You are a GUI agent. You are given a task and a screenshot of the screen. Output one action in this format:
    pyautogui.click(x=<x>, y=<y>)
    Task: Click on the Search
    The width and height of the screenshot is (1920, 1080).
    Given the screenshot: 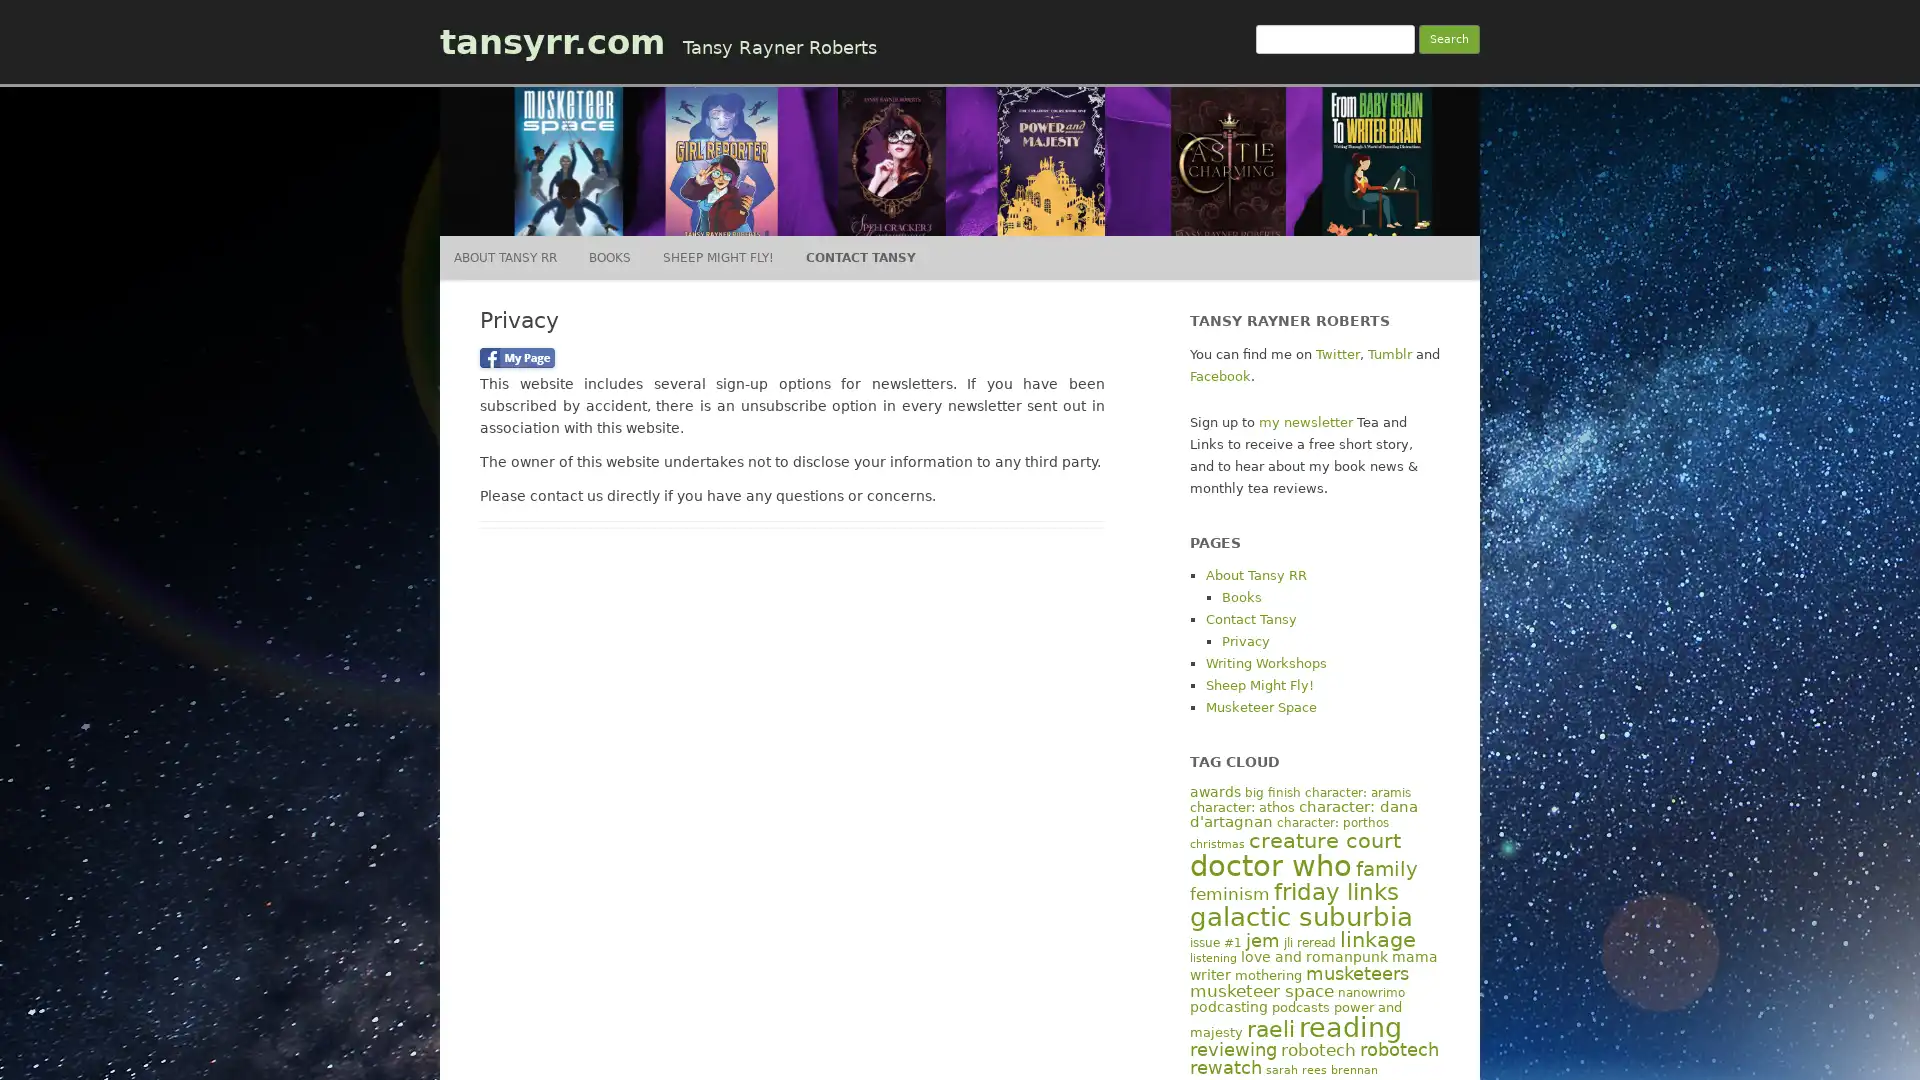 What is the action you would take?
    pyautogui.click(x=1449, y=39)
    